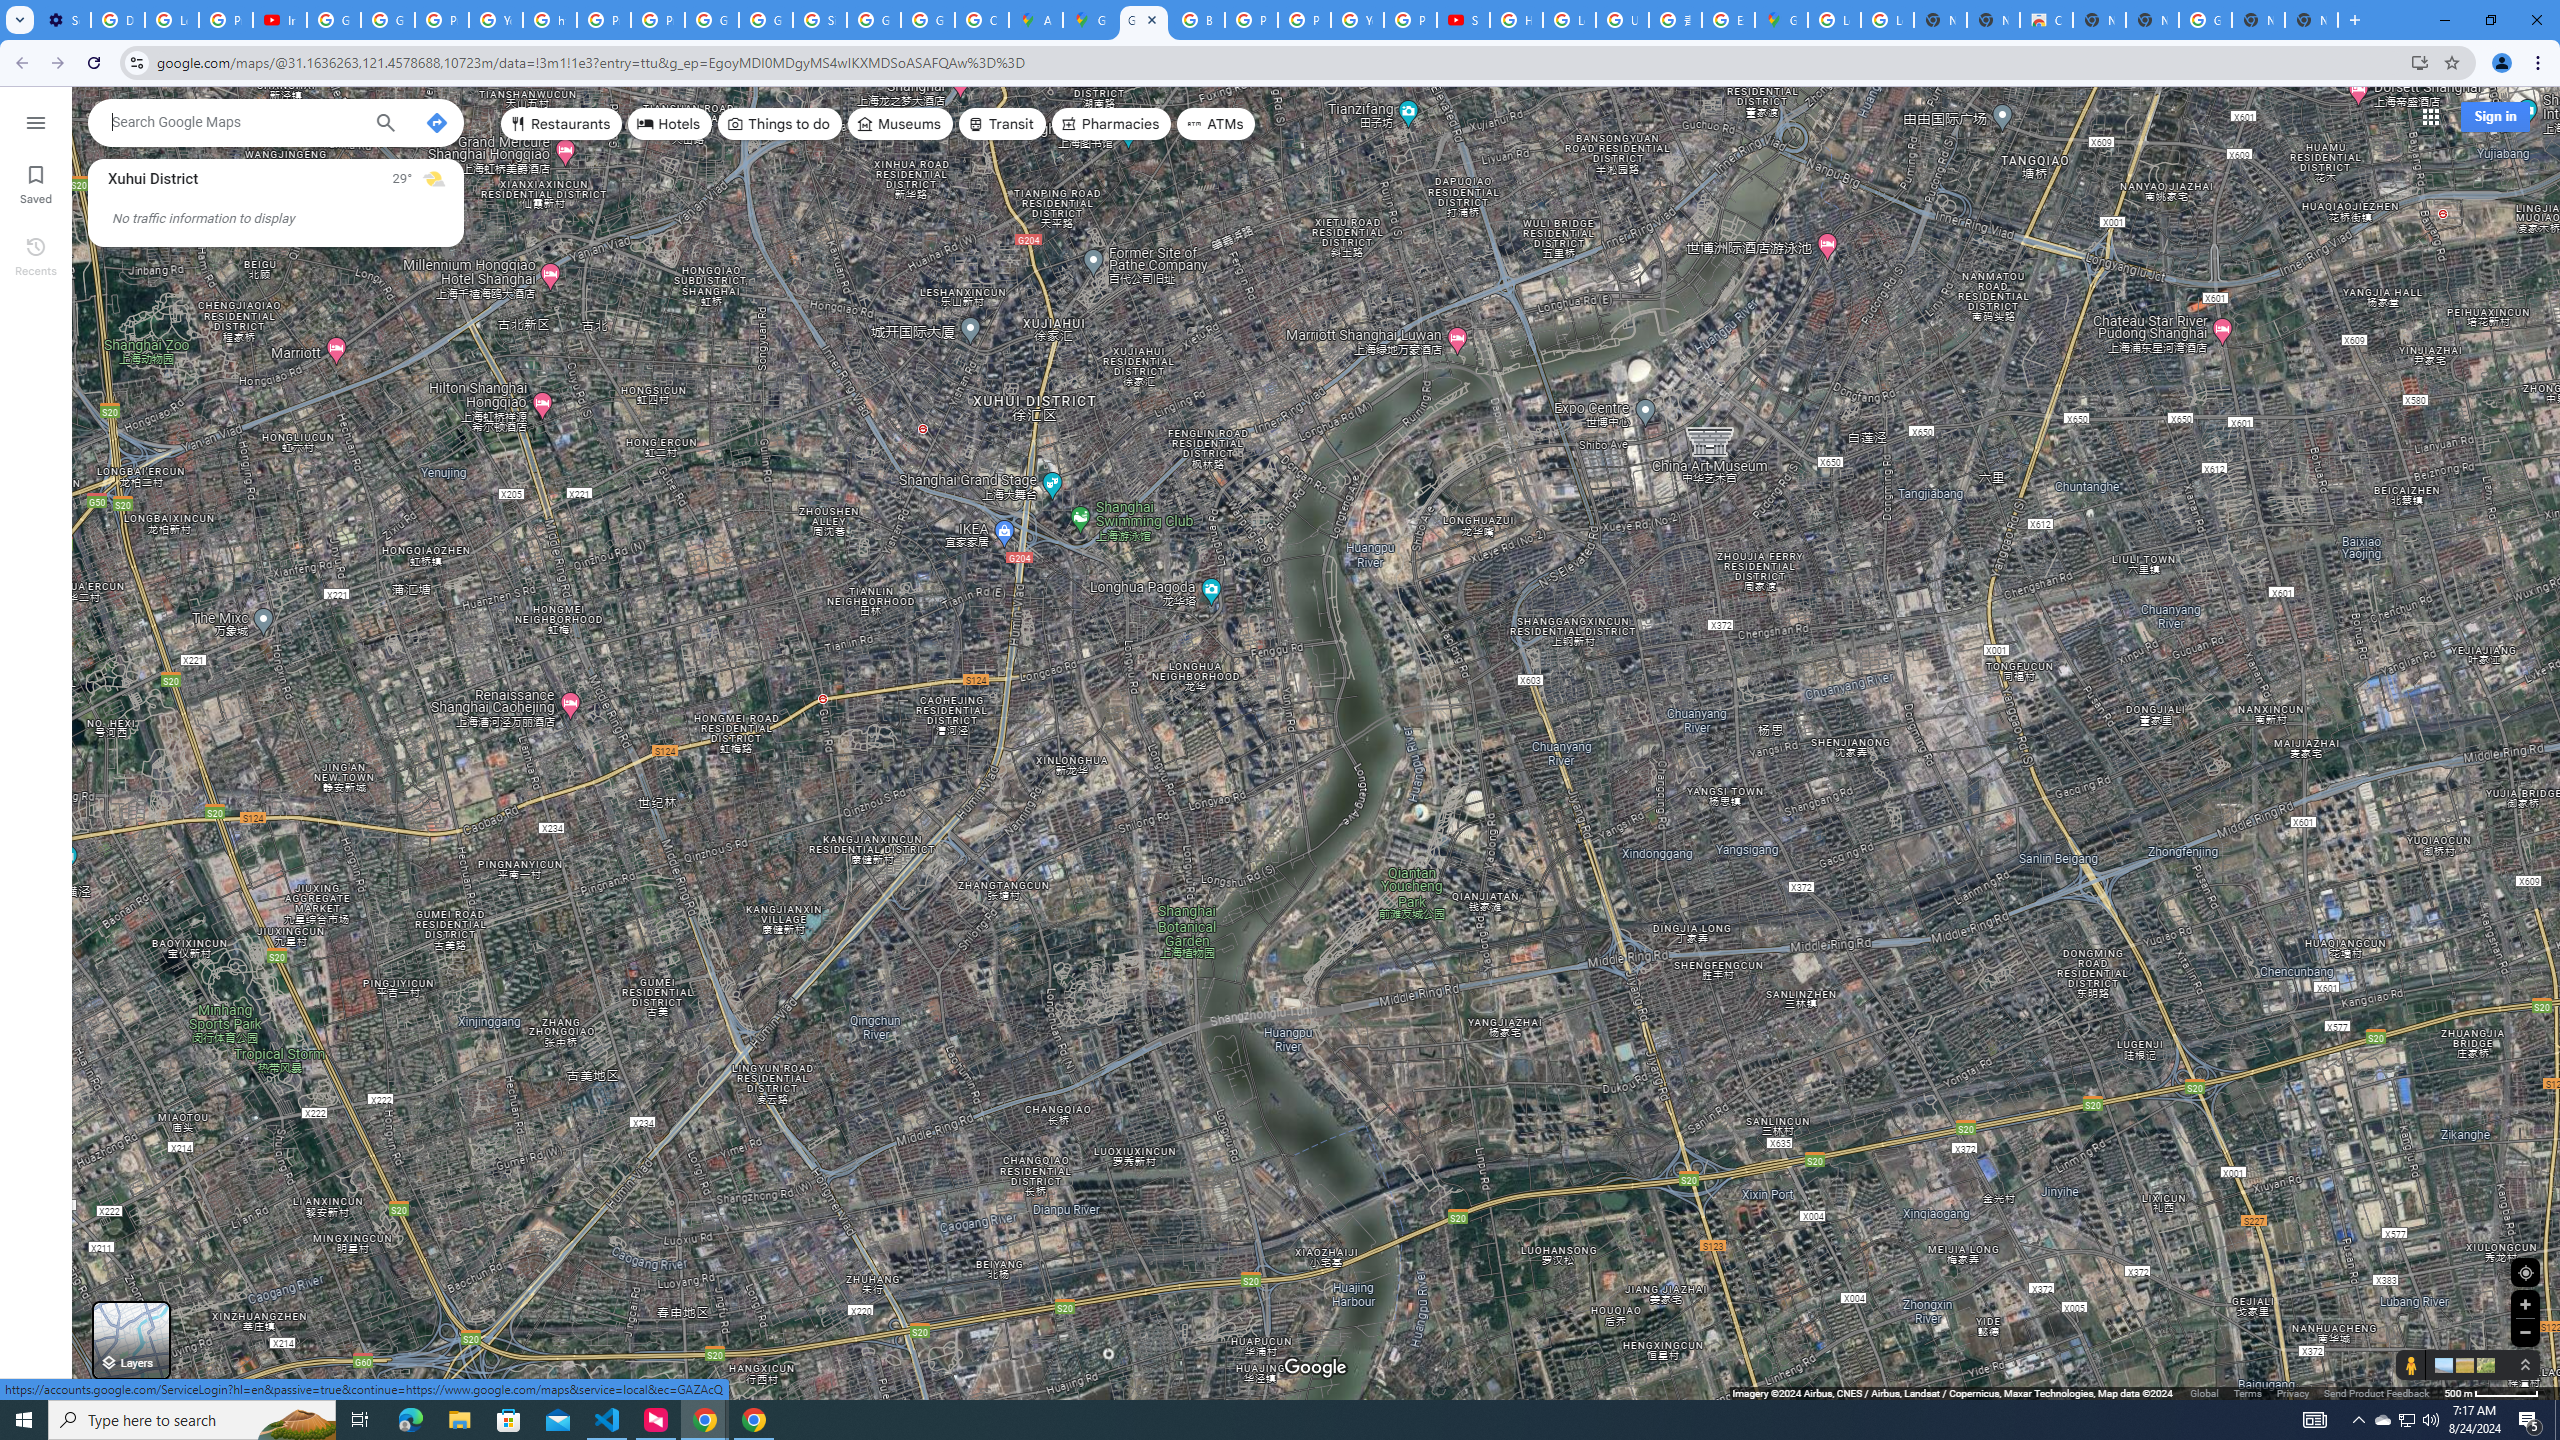 The height and width of the screenshot is (1440, 2560). I want to click on 'Show Street View coverage', so click(2410, 1364).